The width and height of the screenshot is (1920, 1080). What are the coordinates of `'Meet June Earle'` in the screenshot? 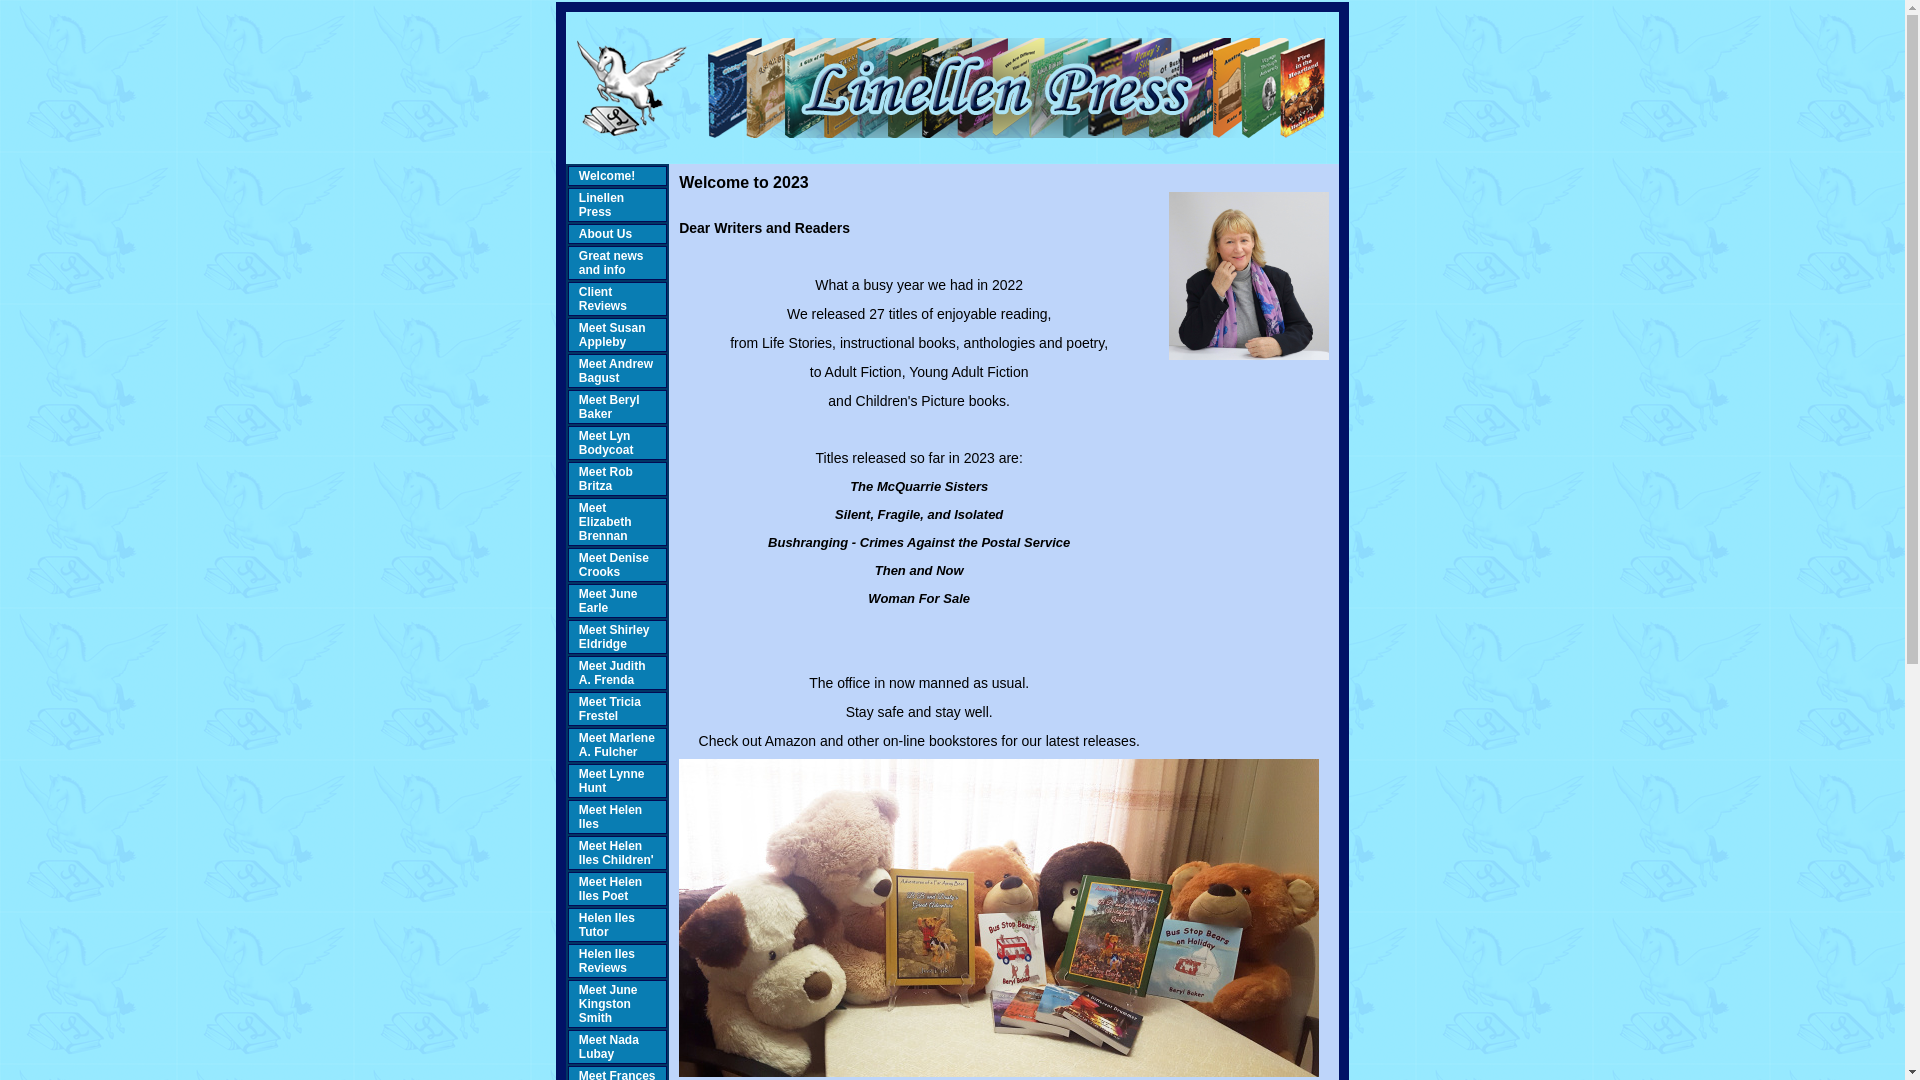 It's located at (607, 600).